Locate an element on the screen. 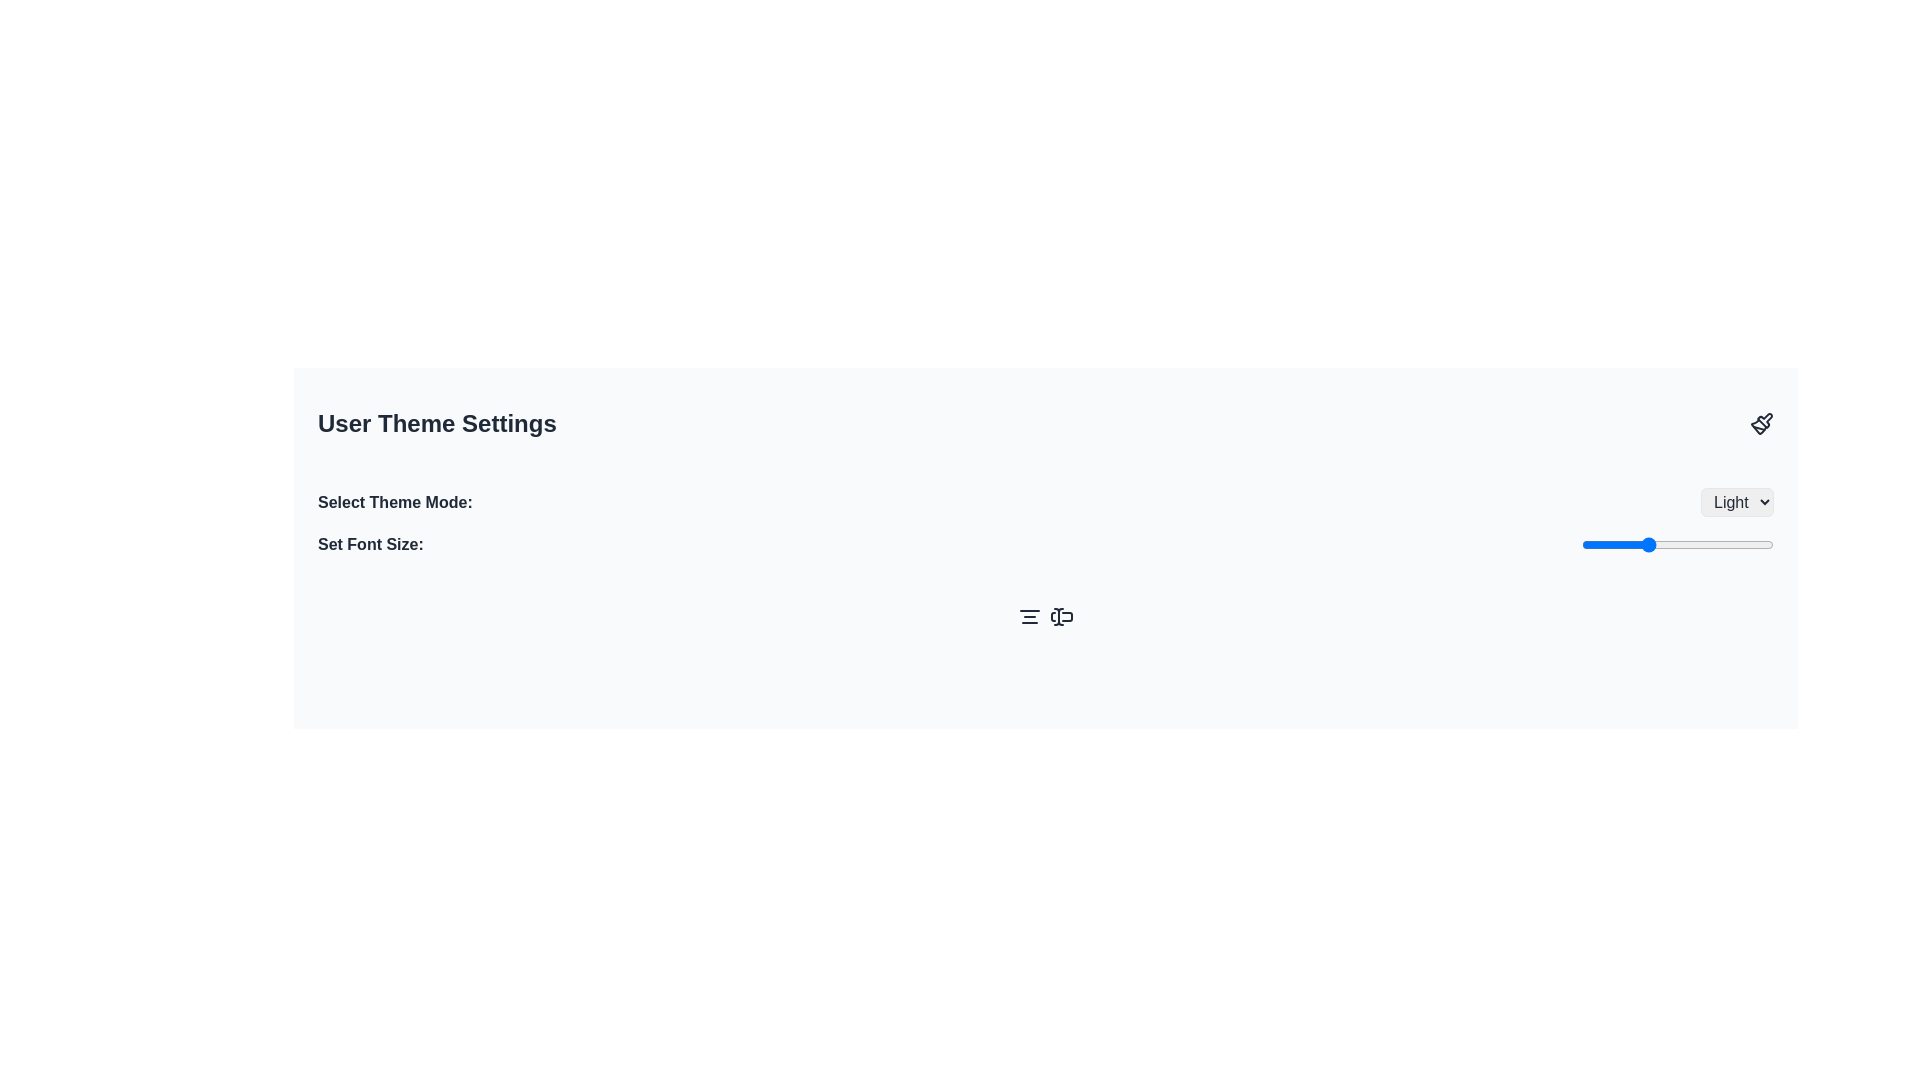  the paintbrush icon located at the top-right corner next to the 'User Theme Settings' title for further interaction is located at coordinates (1761, 423).